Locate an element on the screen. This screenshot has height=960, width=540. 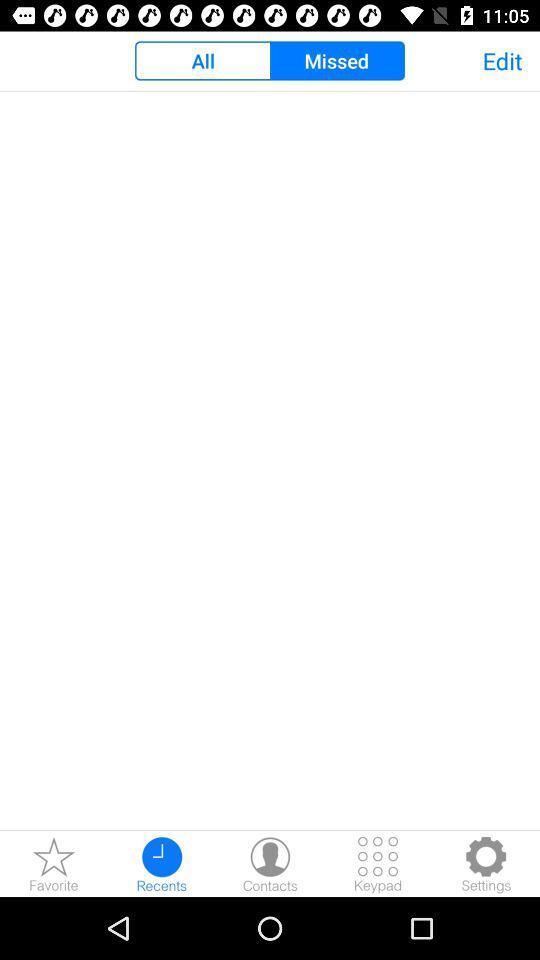
the time icon is located at coordinates (161, 863).